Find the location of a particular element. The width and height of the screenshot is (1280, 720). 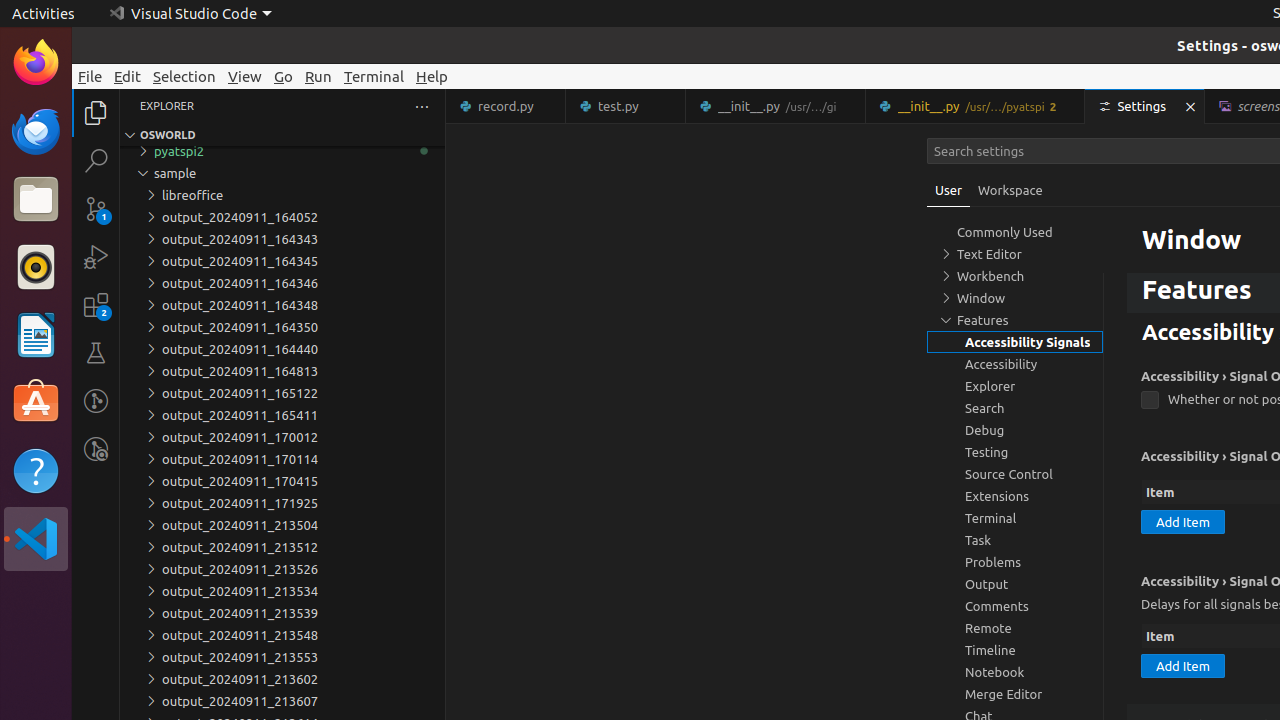

'View' is located at coordinates (243, 75).